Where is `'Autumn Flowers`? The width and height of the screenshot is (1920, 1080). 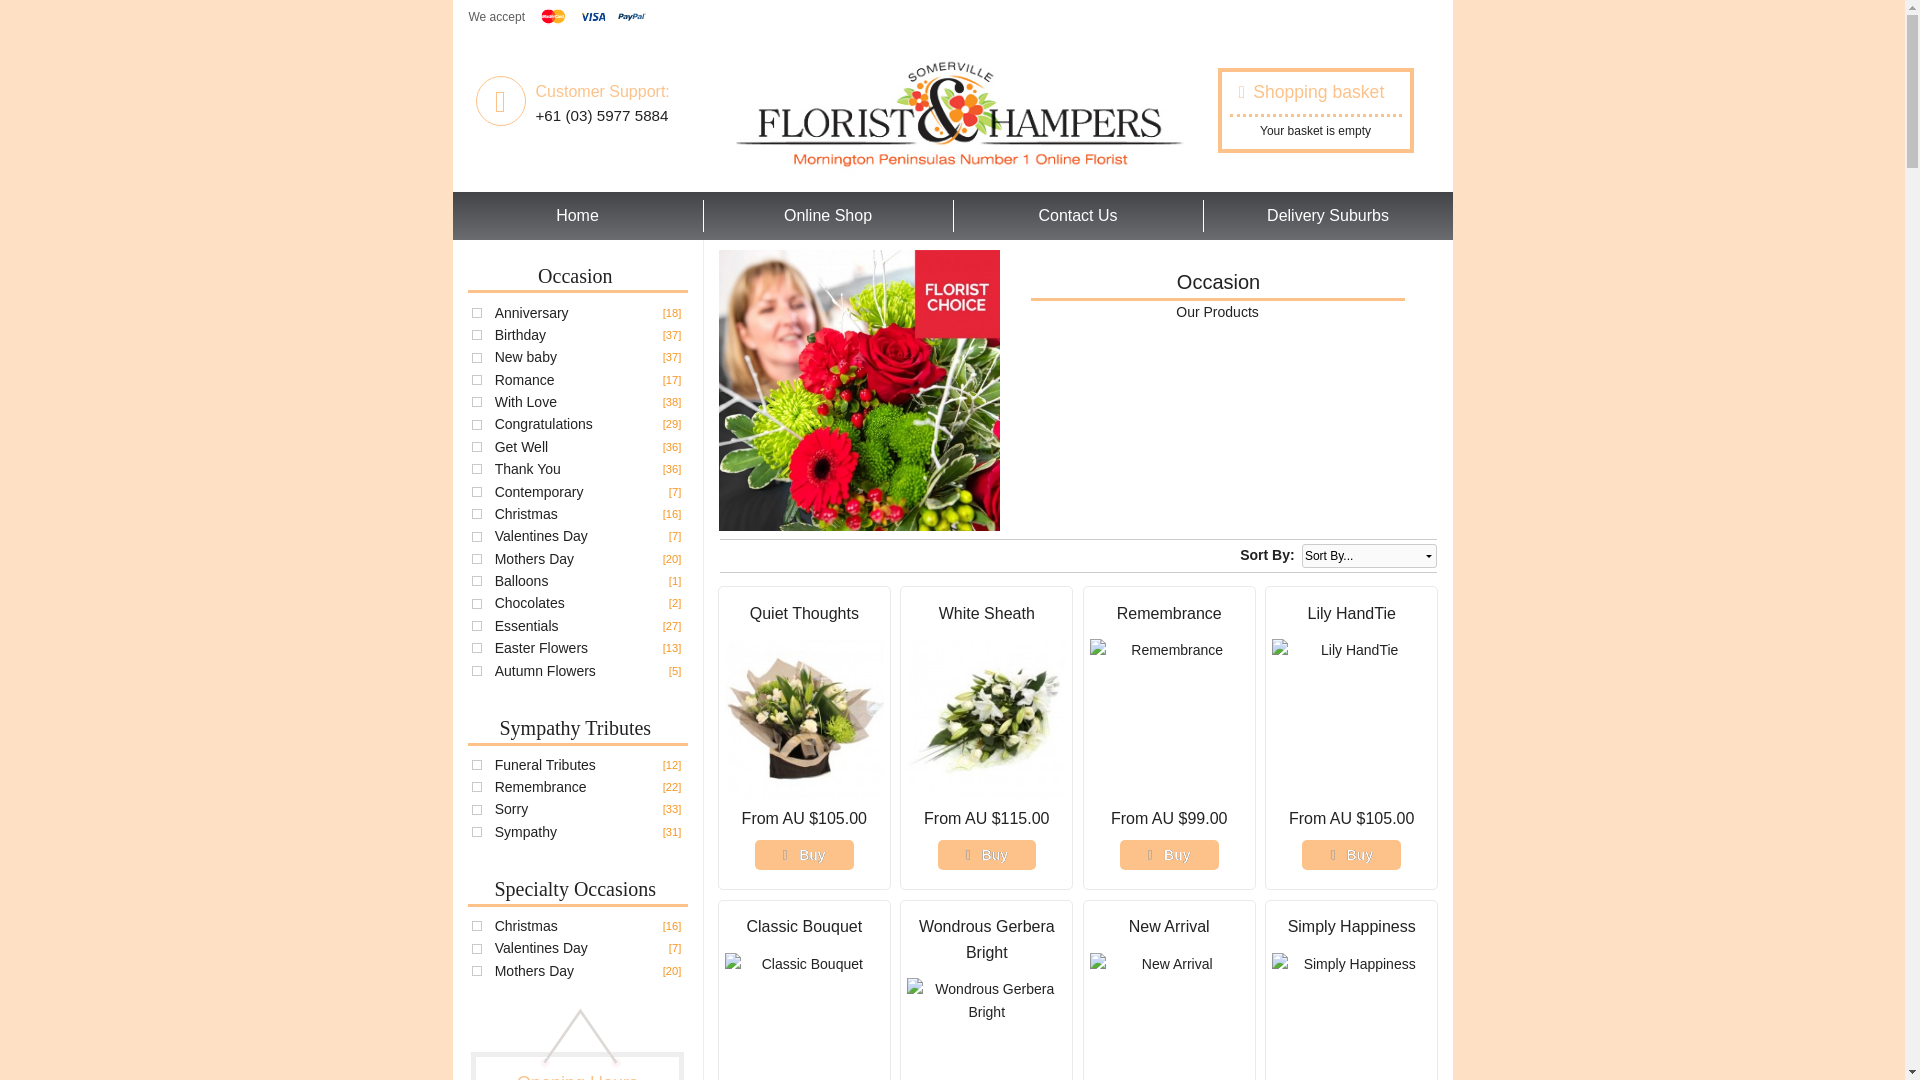 'Autumn Flowers is located at coordinates (545, 671).